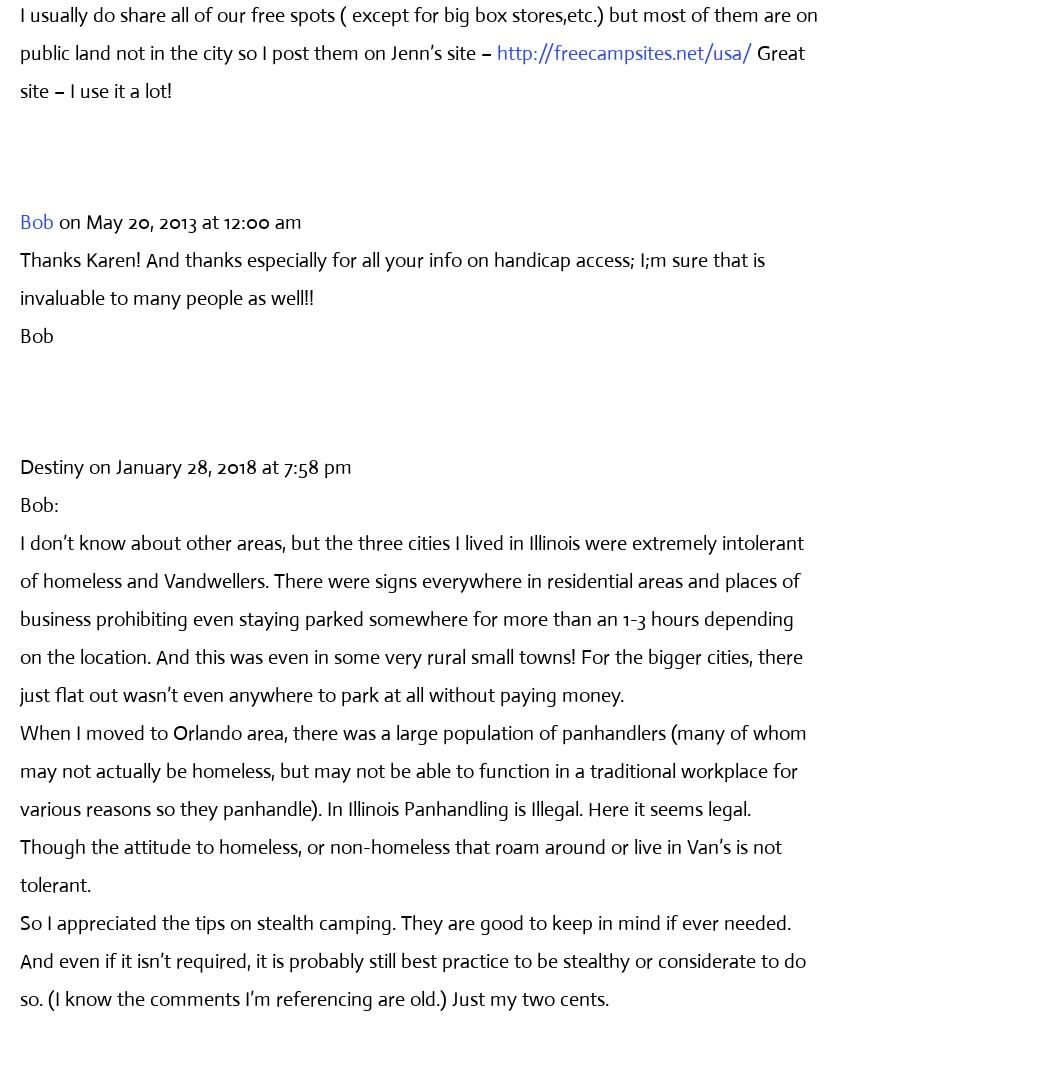 This screenshot has width=1050, height=1074. Describe the element at coordinates (624, 51) in the screenshot. I see `'http://freecampsites.net/usa/'` at that location.